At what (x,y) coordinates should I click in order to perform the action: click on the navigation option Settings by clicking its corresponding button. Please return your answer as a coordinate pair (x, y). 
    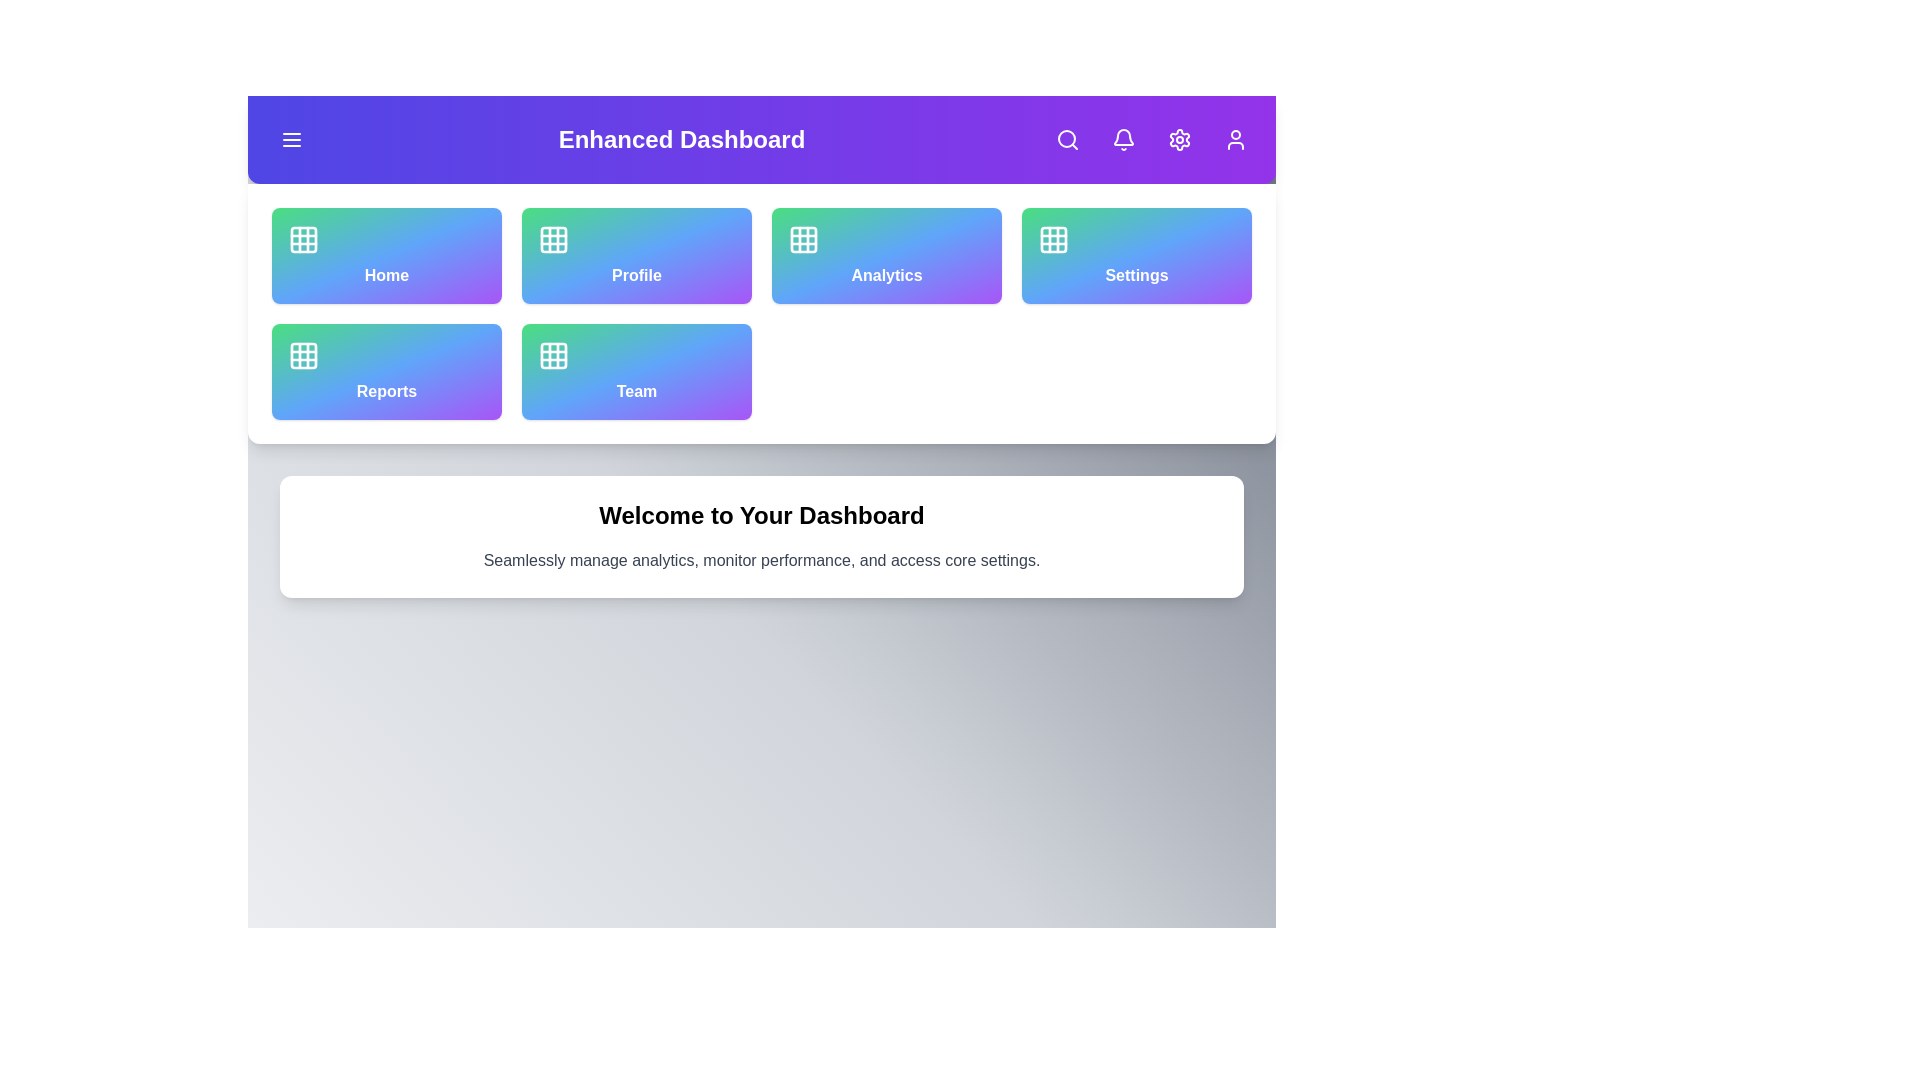
    Looking at the image, I should click on (1137, 254).